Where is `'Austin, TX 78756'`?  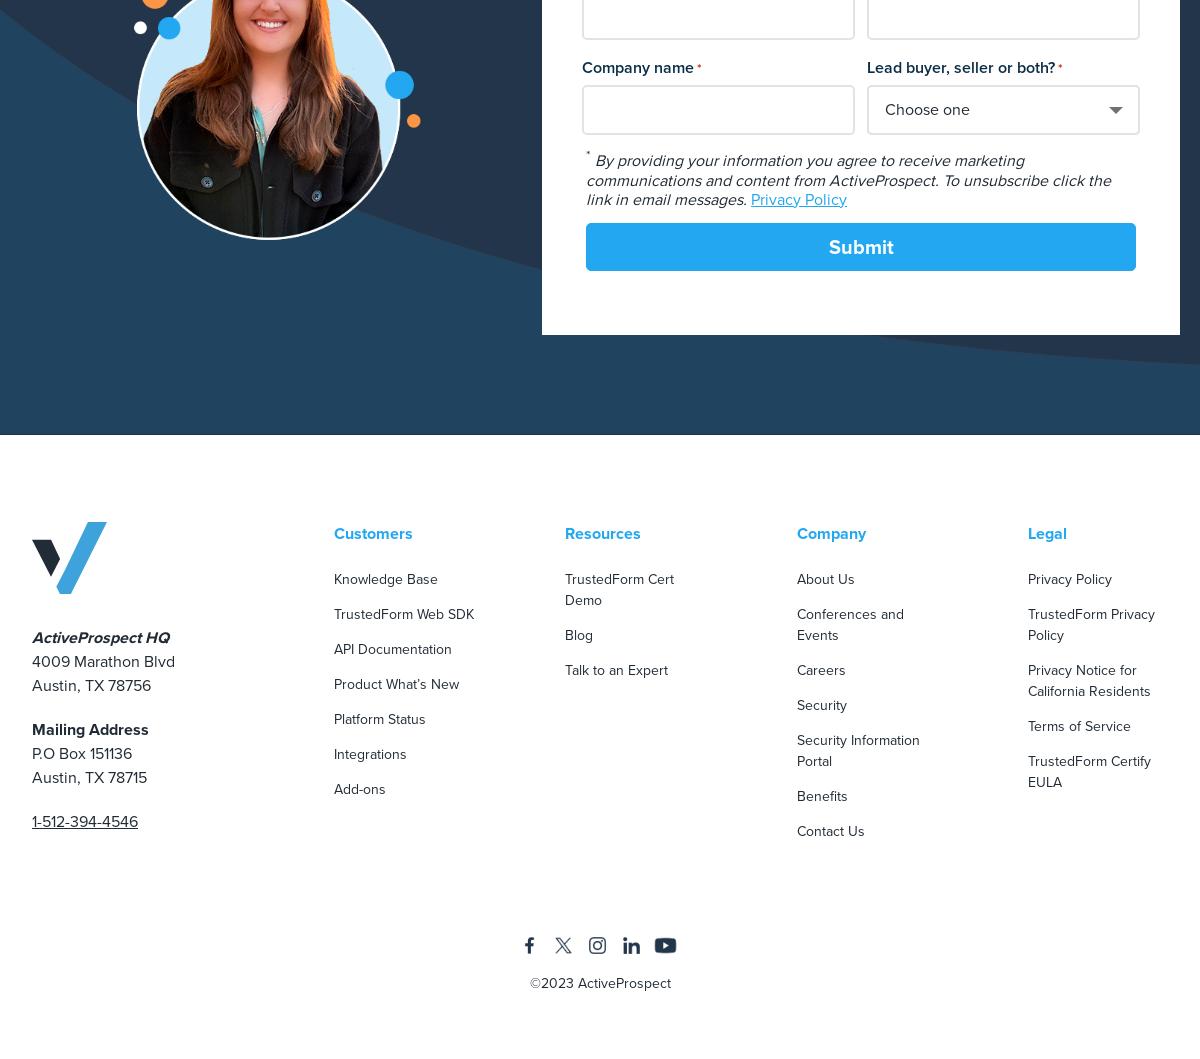 'Austin, TX 78756' is located at coordinates (32, 683).